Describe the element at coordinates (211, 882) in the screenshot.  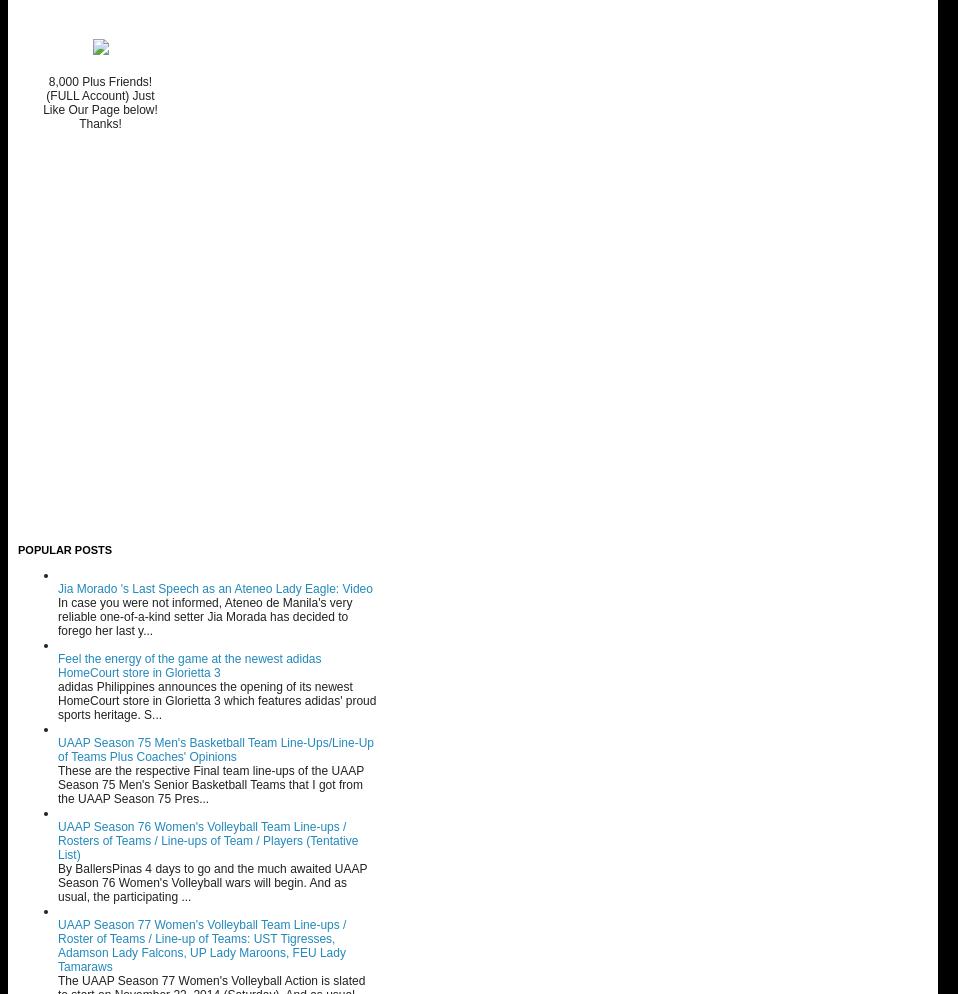
I see `'By BallersPinas    4 days to go and the much awaited UAAP Season 76 Women's Volleyball wars will begin. And as usual, the participating ...'` at that location.